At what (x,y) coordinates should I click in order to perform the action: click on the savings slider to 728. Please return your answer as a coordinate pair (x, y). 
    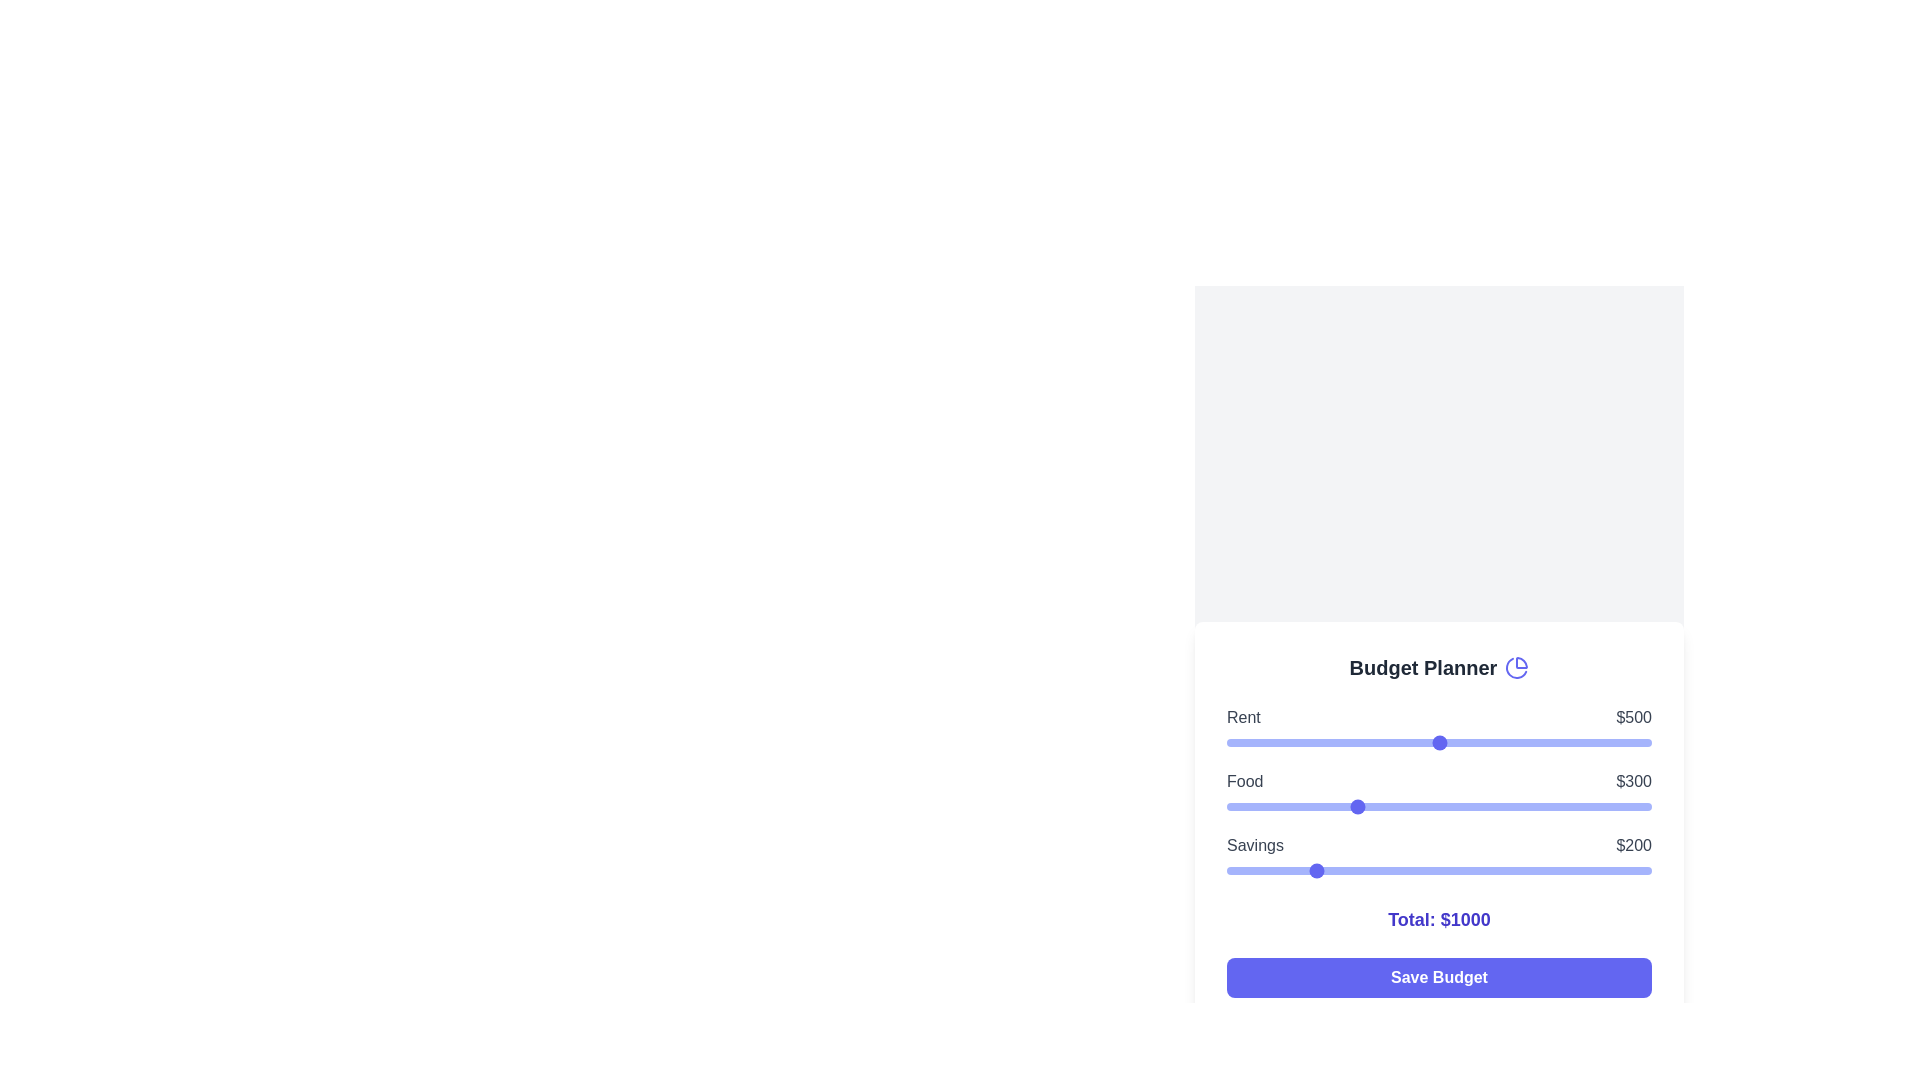
    Looking at the image, I should click on (1535, 870).